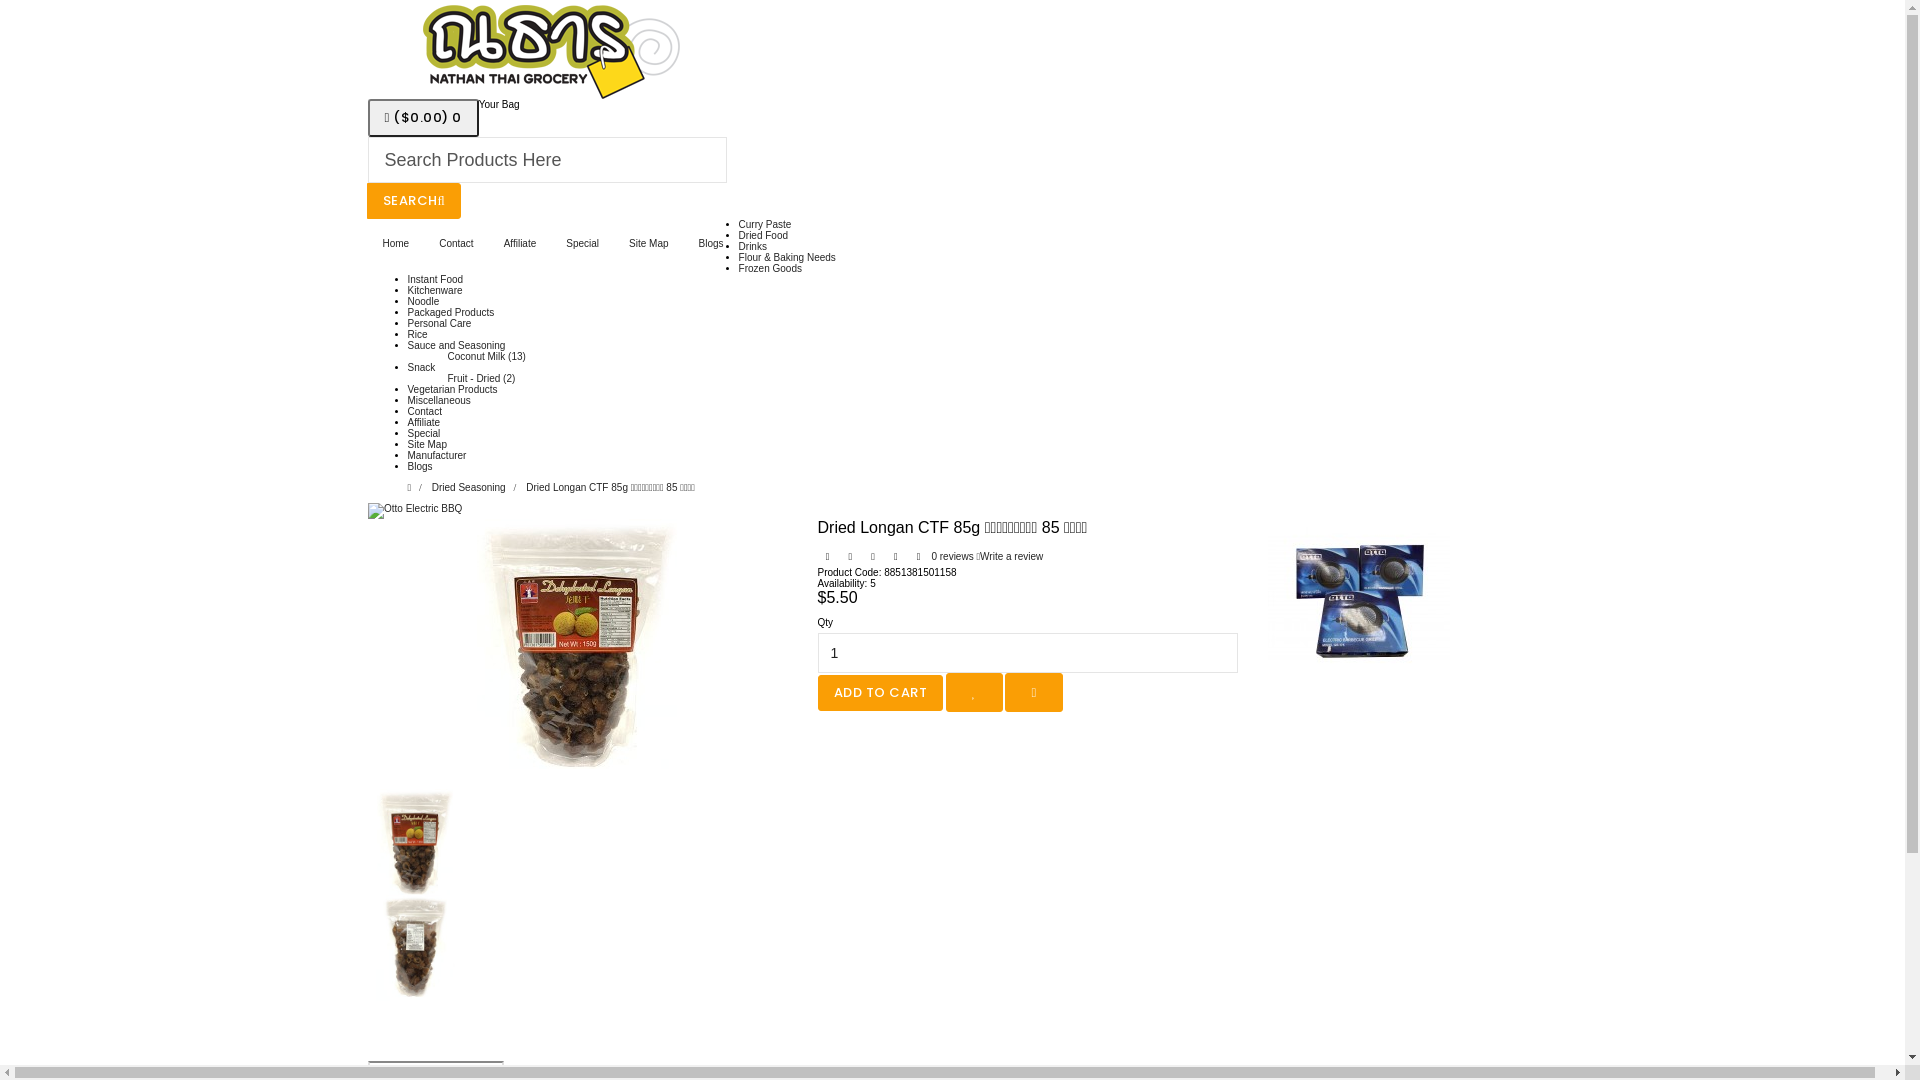 The width and height of the screenshot is (1920, 1080). Describe the element at coordinates (944, 691) in the screenshot. I see `'Add to Wish List'` at that location.